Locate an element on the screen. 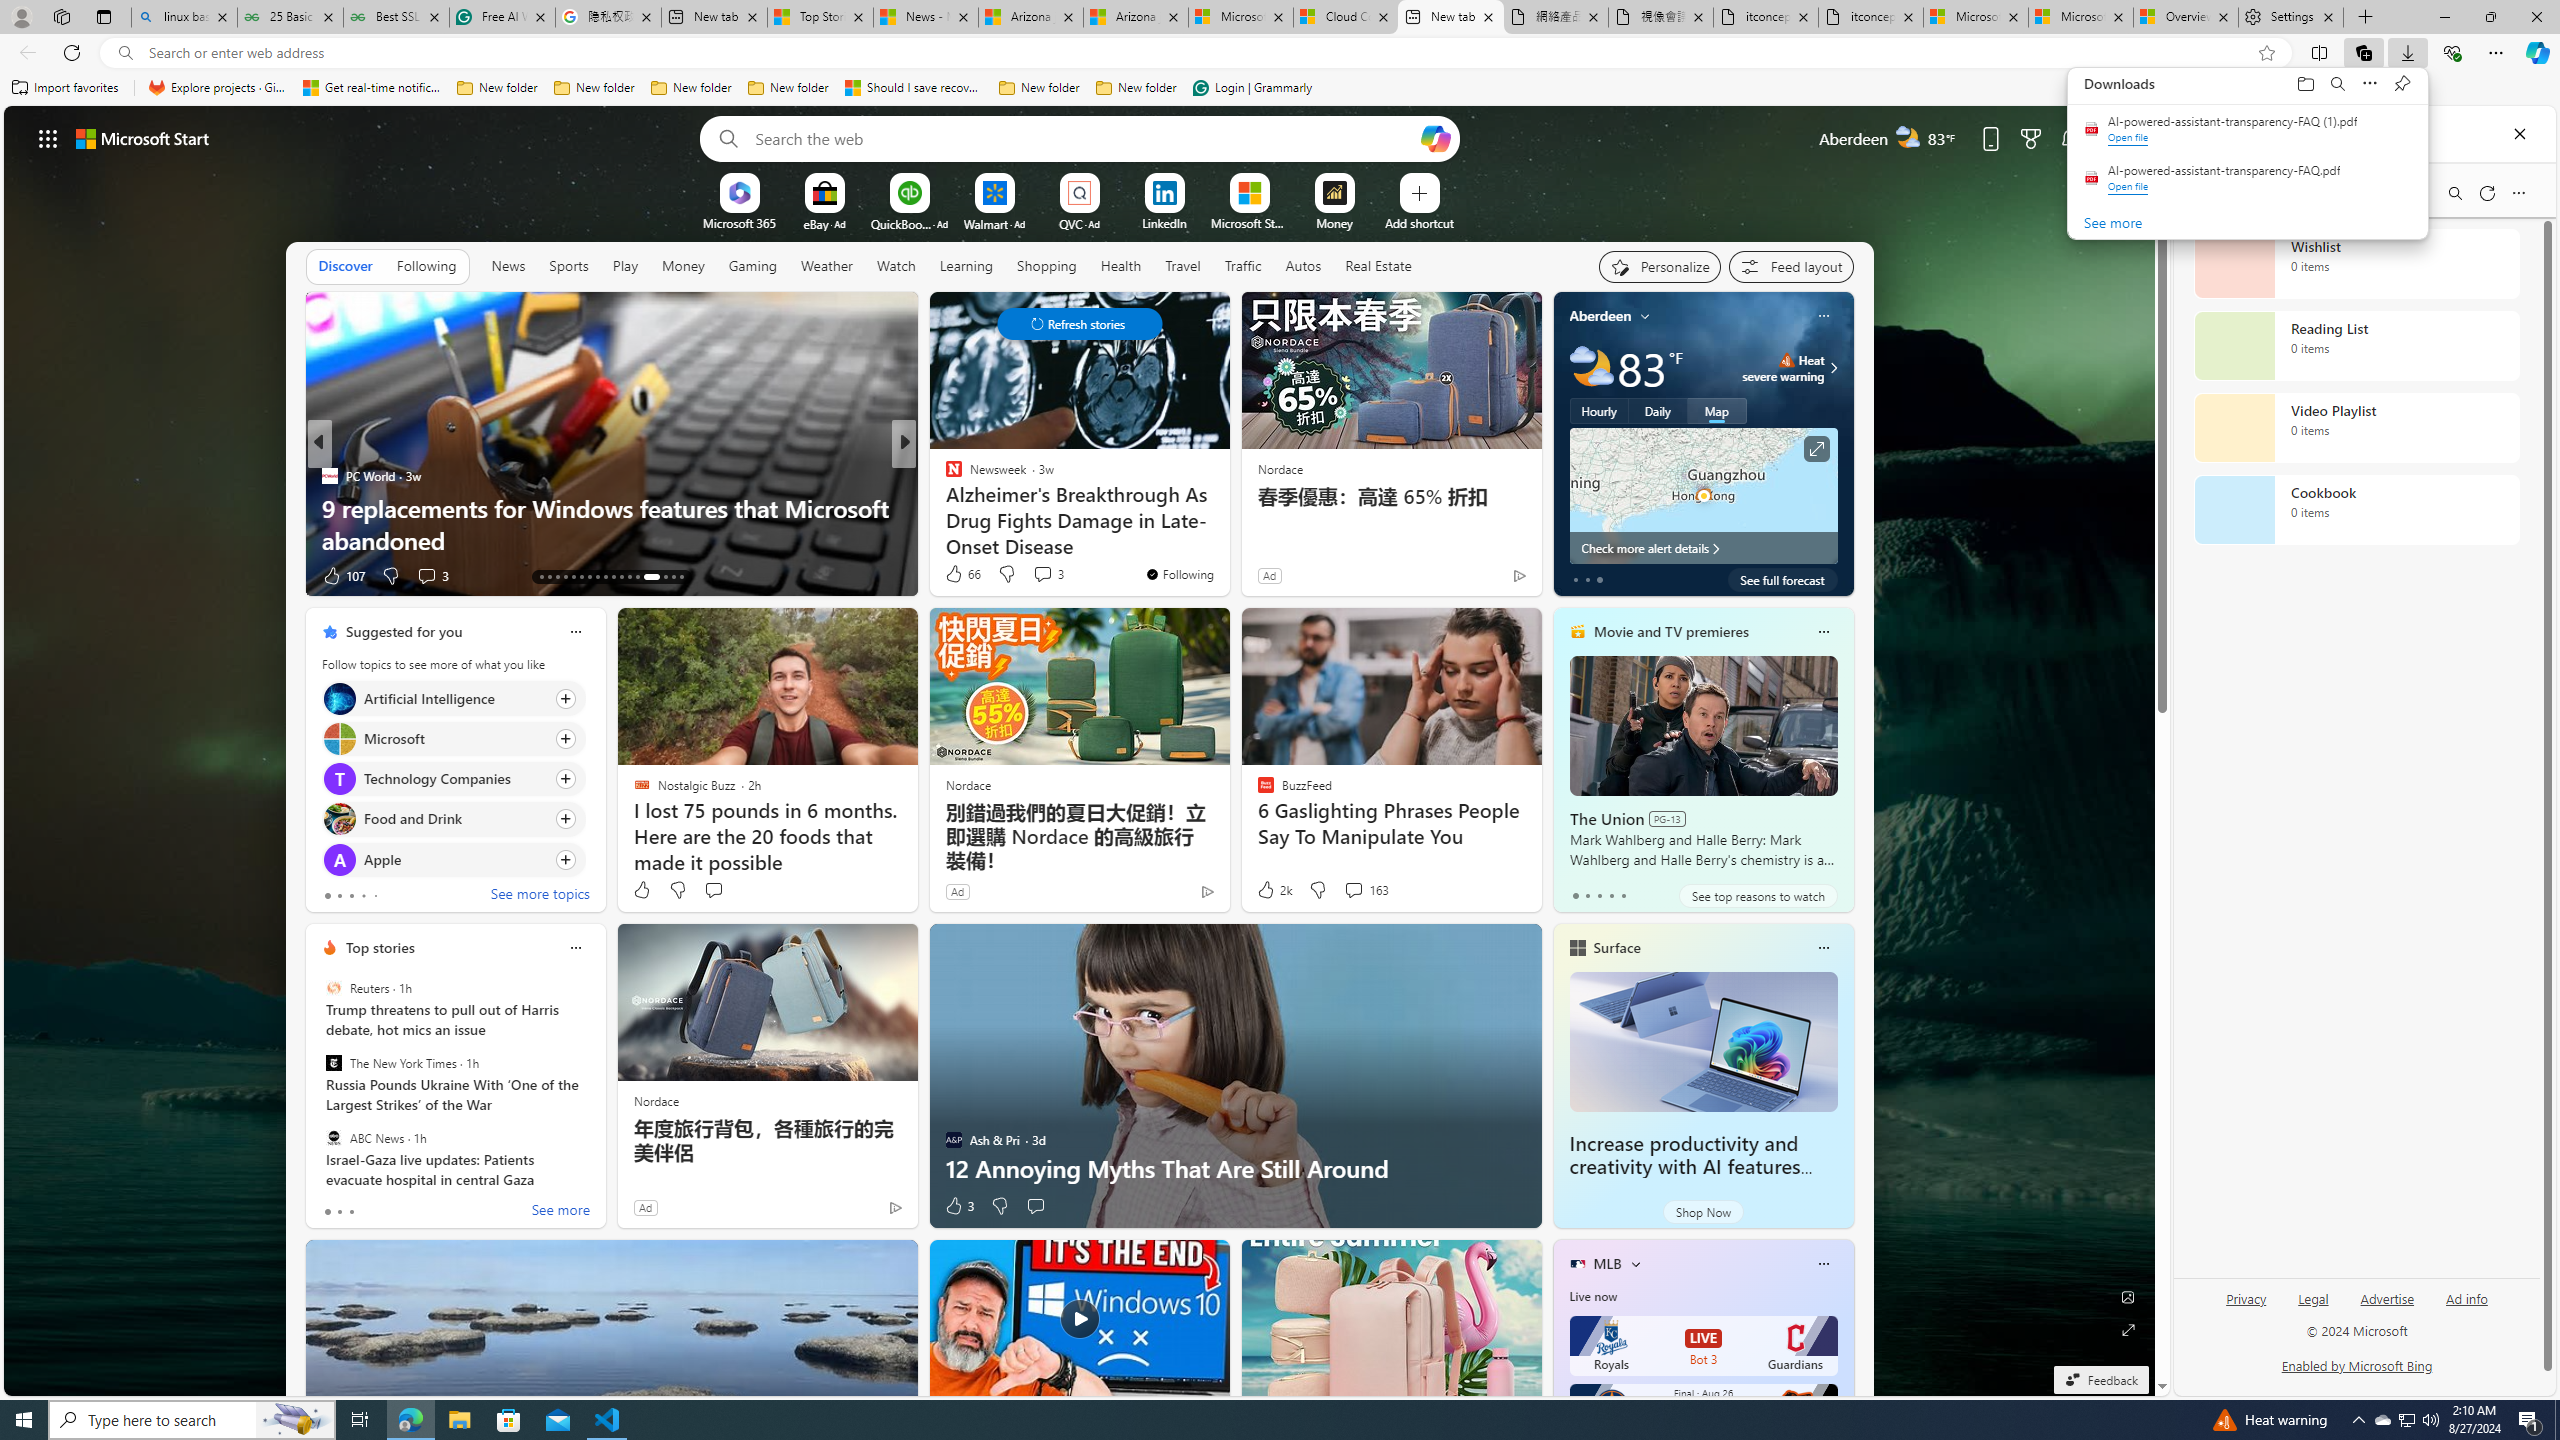  'tab-3' is located at coordinates (1610, 895).